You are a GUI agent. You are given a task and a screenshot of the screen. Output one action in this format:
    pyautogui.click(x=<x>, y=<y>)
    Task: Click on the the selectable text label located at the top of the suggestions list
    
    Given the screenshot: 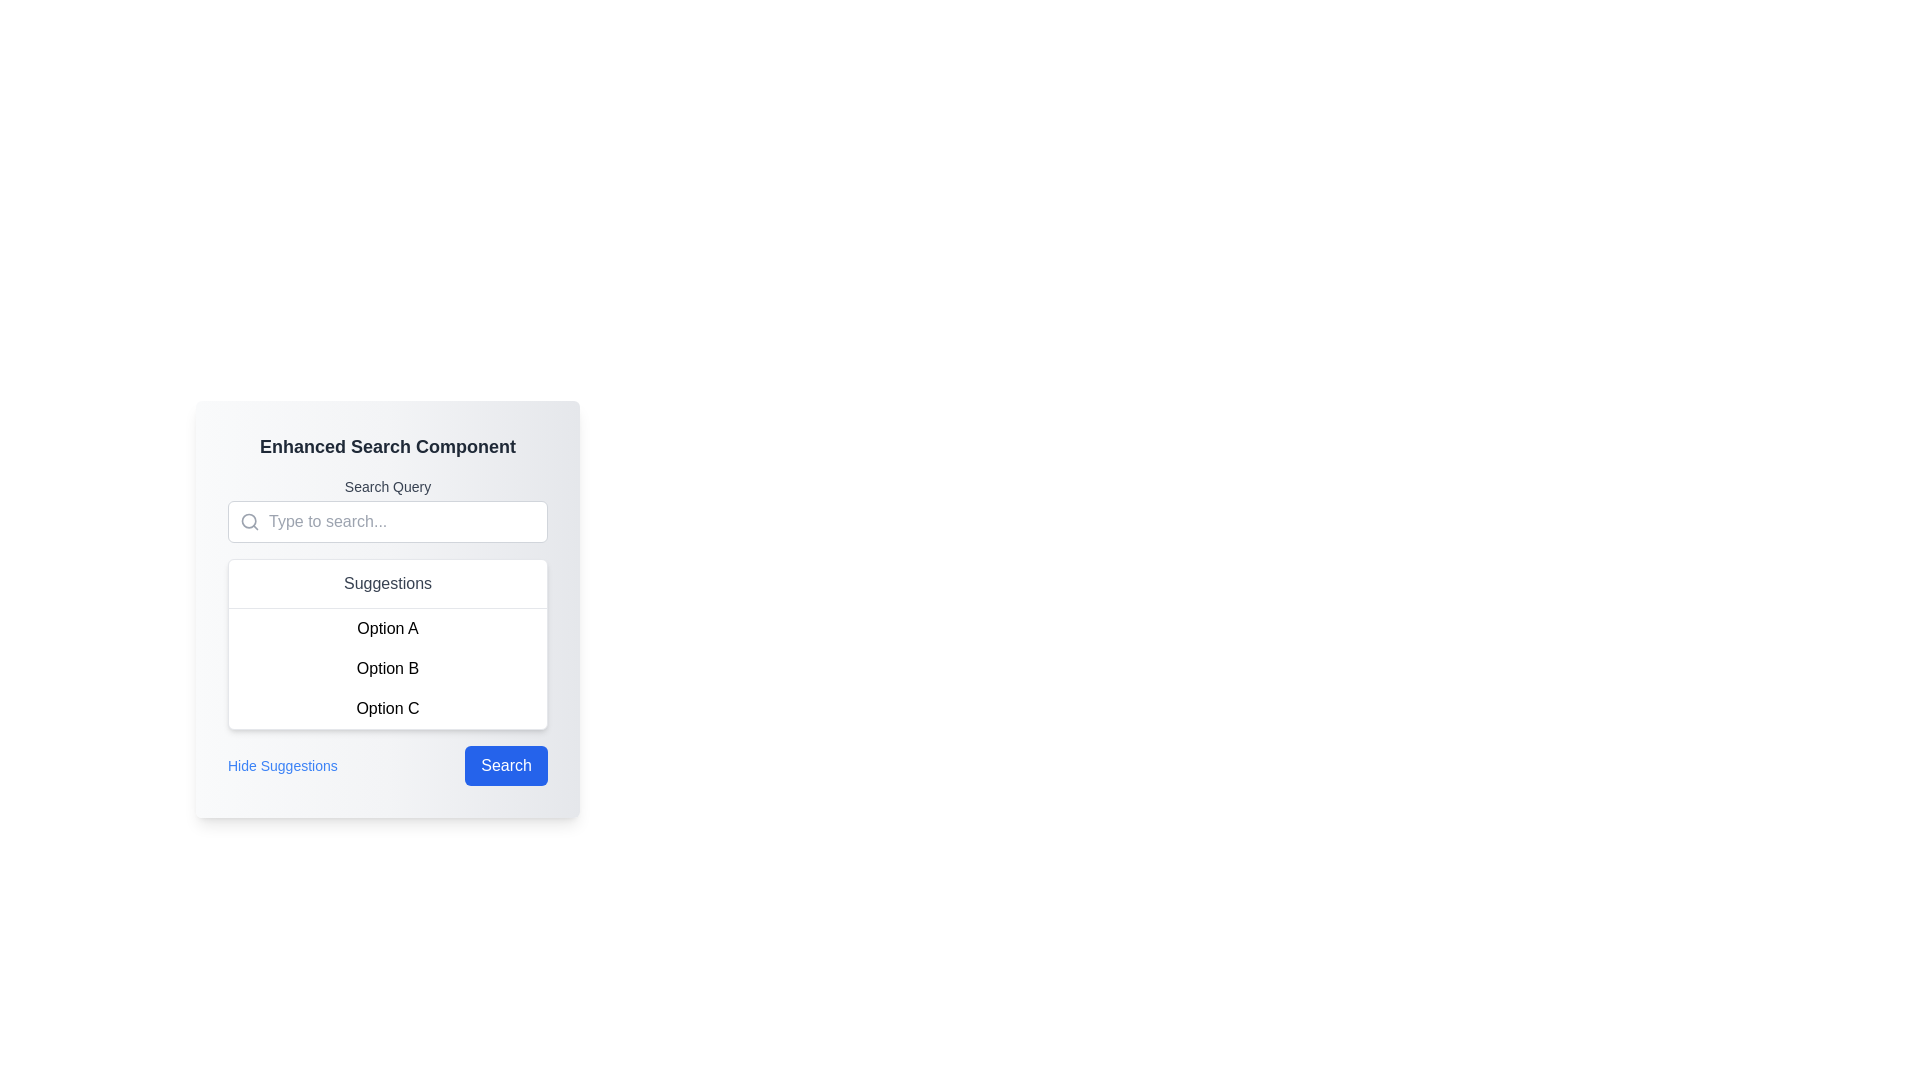 What is the action you would take?
    pyautogui.click(x=388, y=627)
    